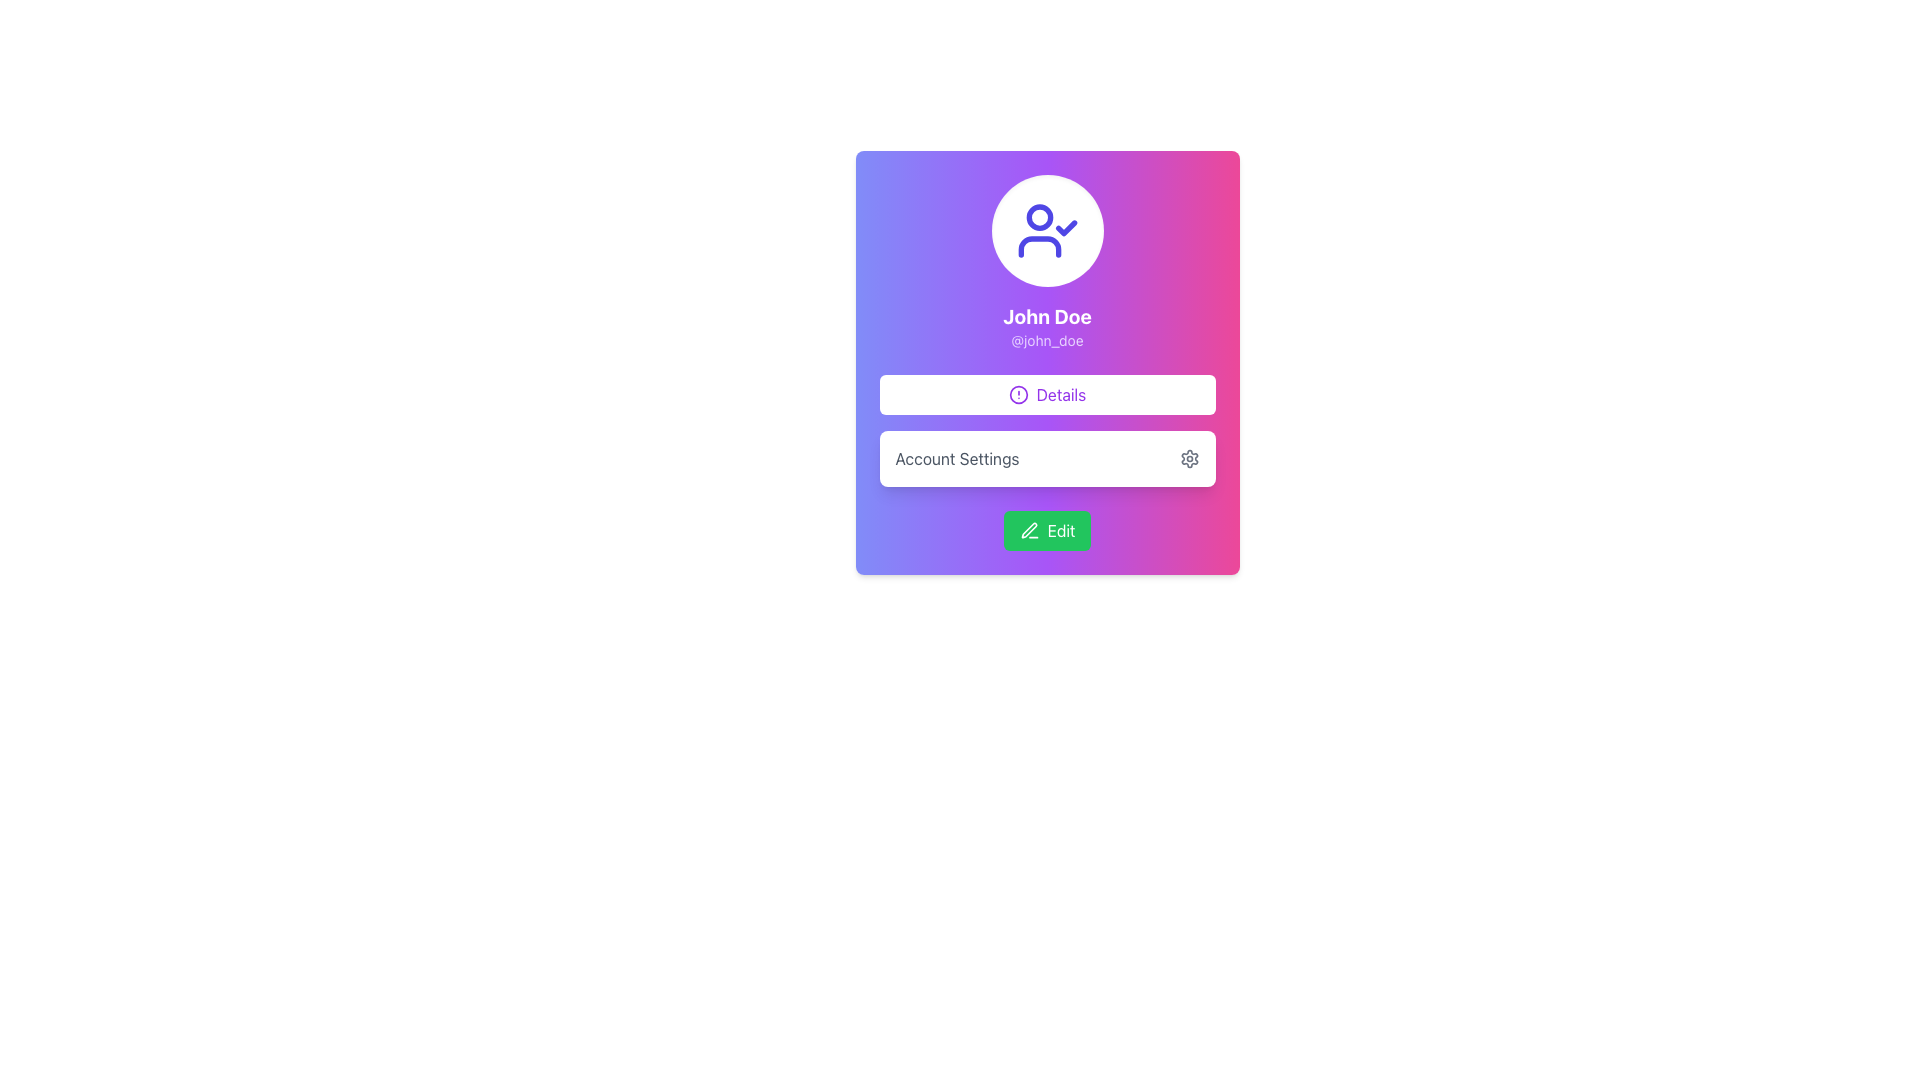 The height and width of the screenshot is (1080, 1920). Describe the element at coordinates (1046, 230) in the screenshot. I see `the circular avatar with a white background and blue user icon` at that location.